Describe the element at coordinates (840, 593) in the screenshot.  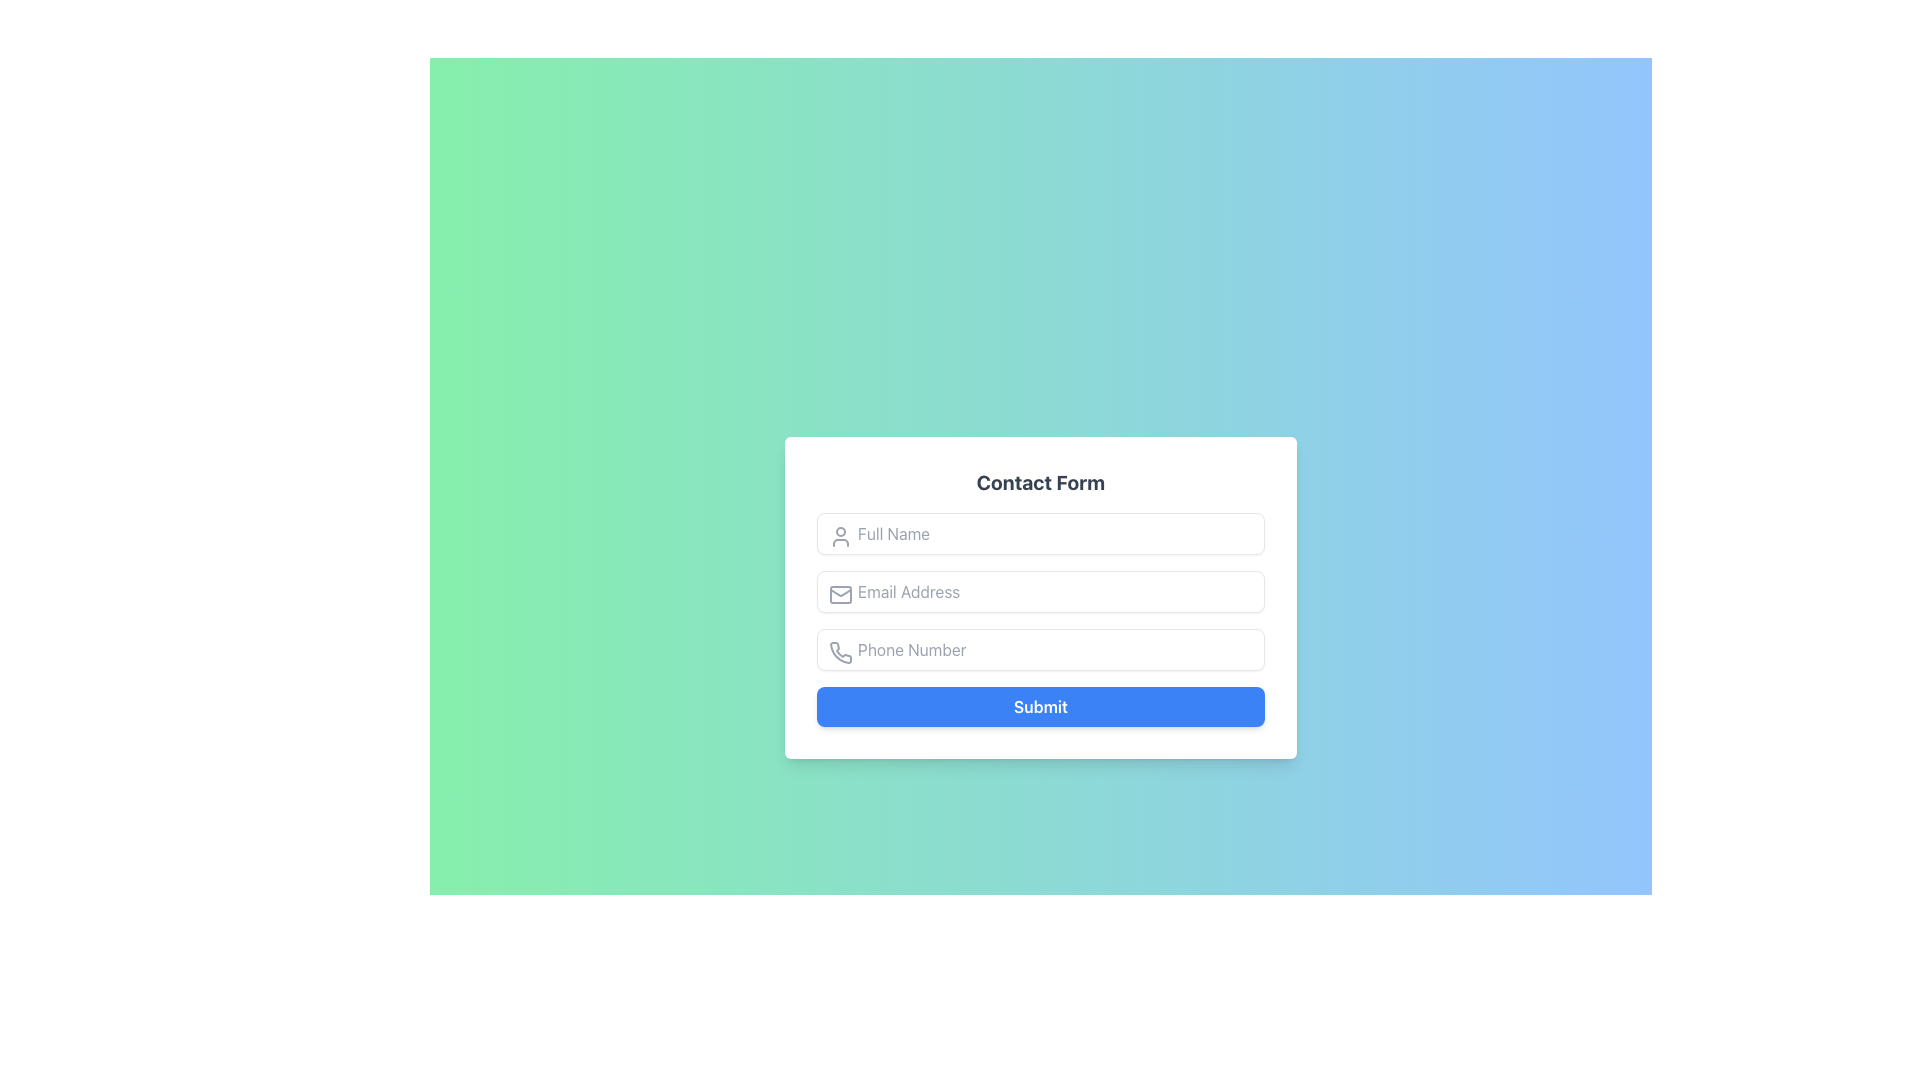
I see `the SVG rectangle representing the mail icon next to the 'Email Address' input field` at that location.